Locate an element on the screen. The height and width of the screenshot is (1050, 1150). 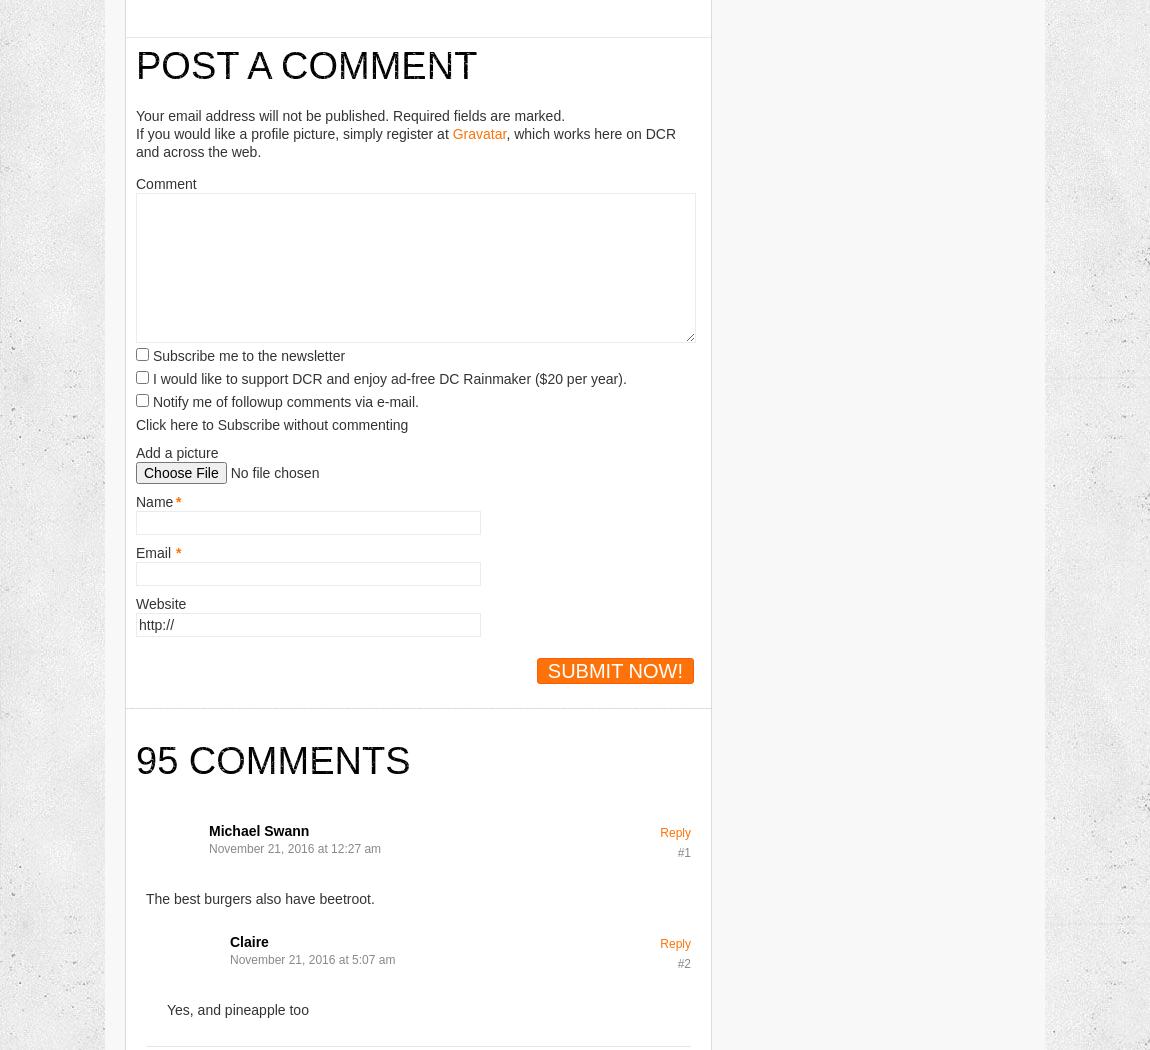
'The best burgers also have beetroot.' is located at coordinates (259, 896).